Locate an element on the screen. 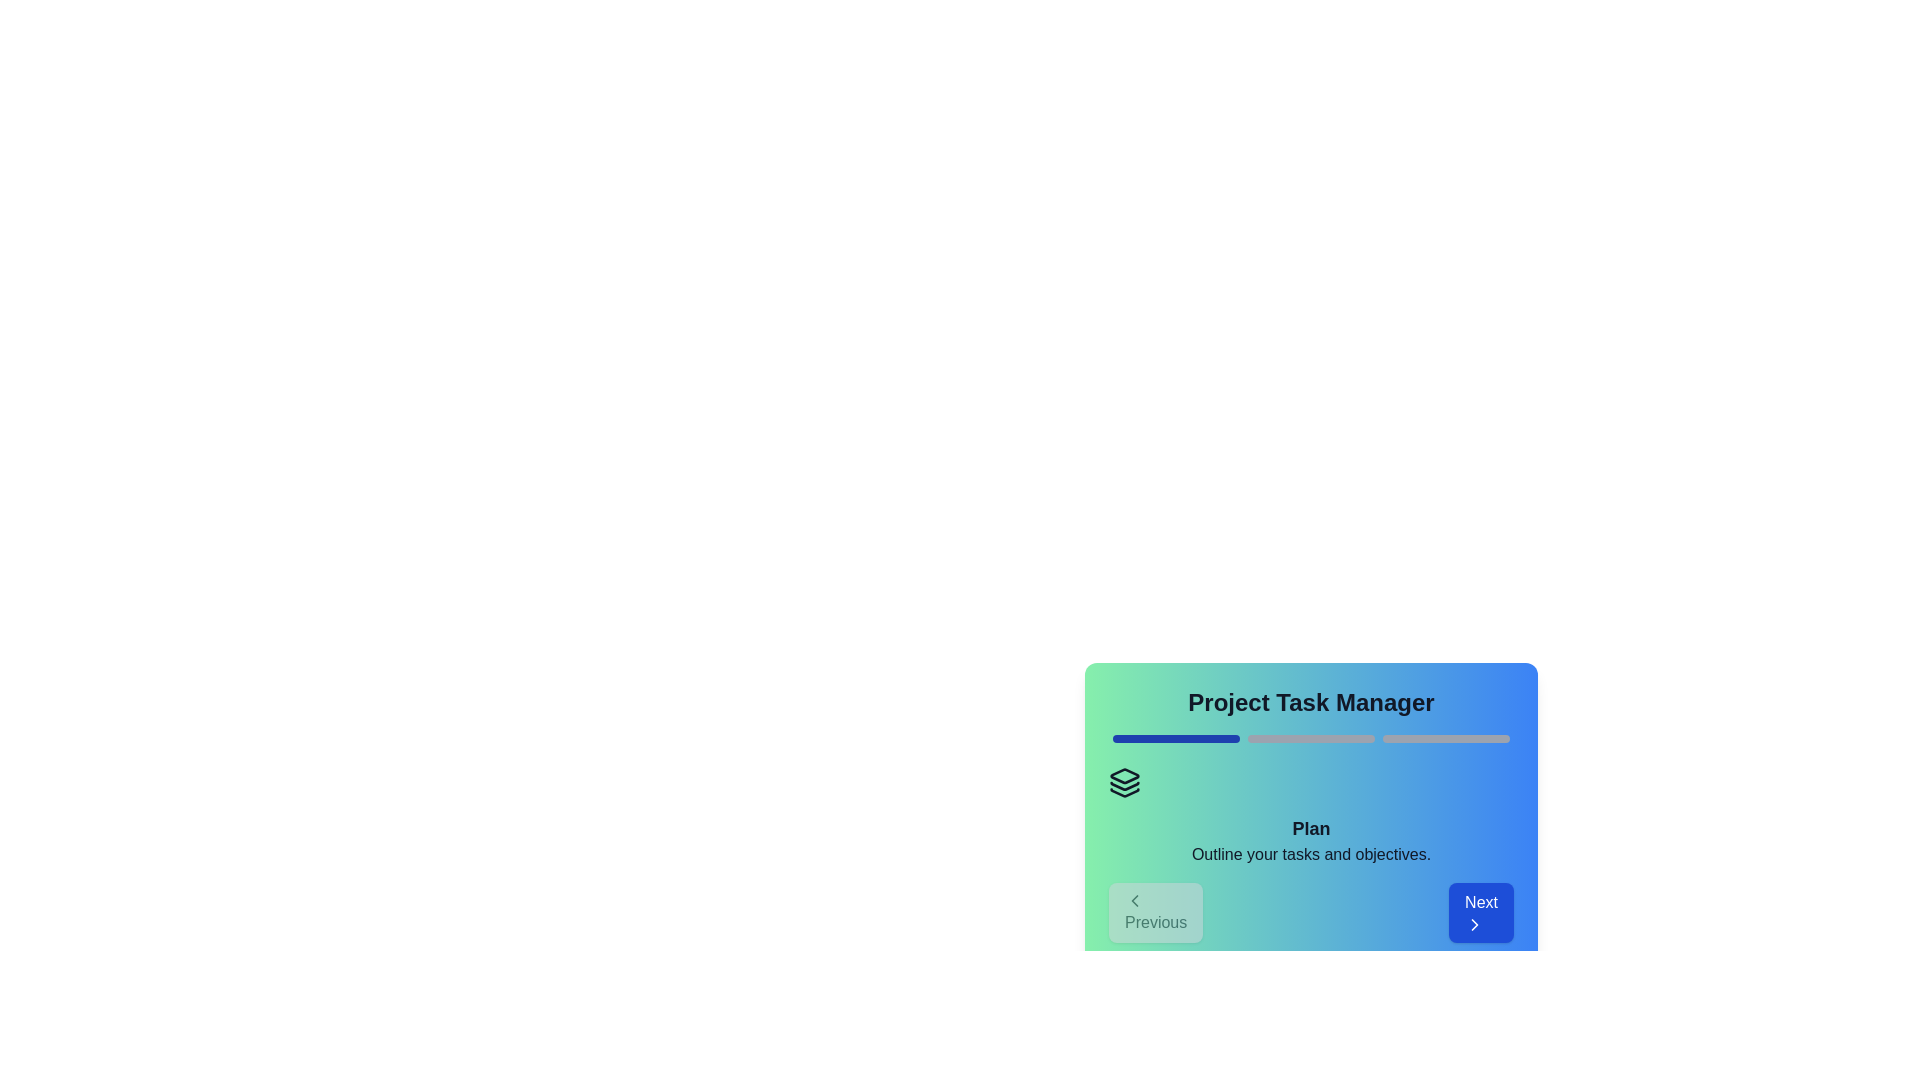 This screenshot has width=1920, height=1080. the current step's icon to provide feedback is located at coordinates (1124, 782).